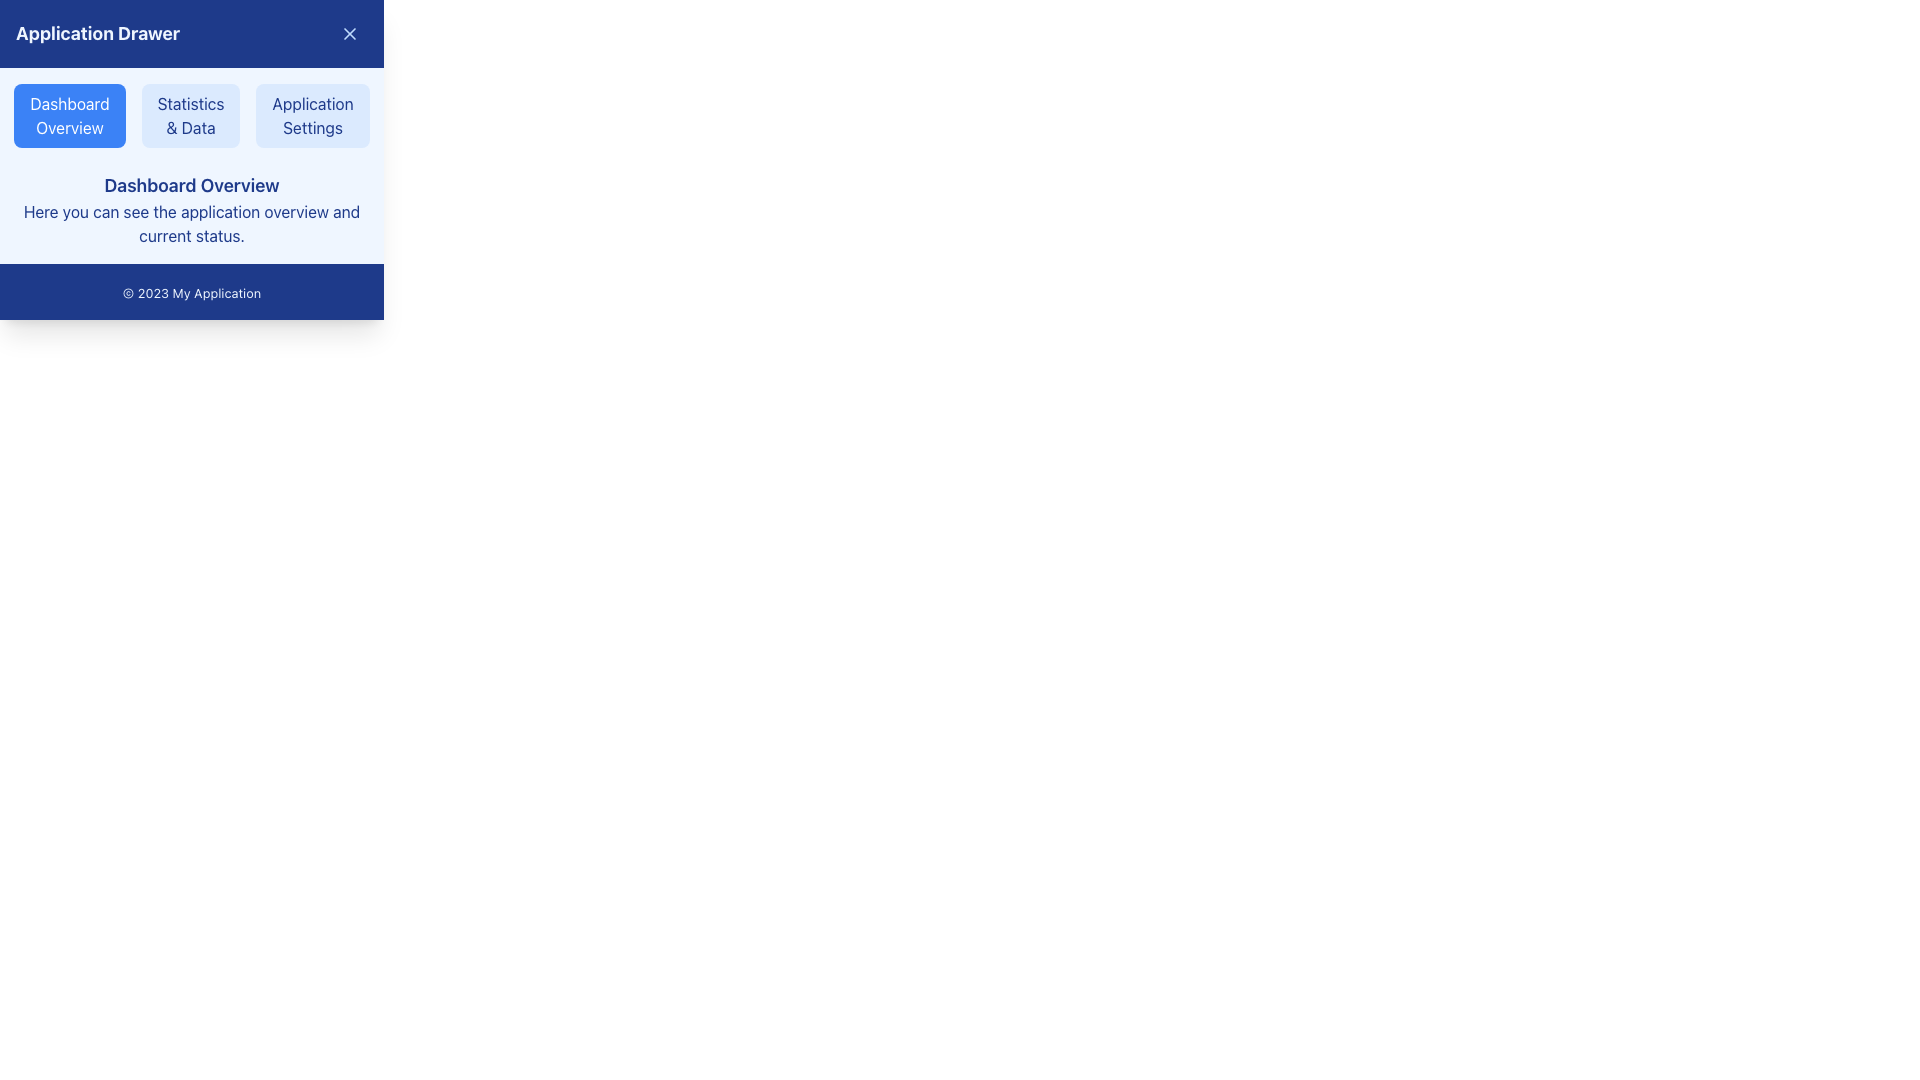  What do you see at coordinates (192, 223) in the screenshot?
I see `the informational label displaying 'Here you can see the application overview and current status.' located beneath the 'Dashboard Overview' heading` at bounding box center [192, 223].